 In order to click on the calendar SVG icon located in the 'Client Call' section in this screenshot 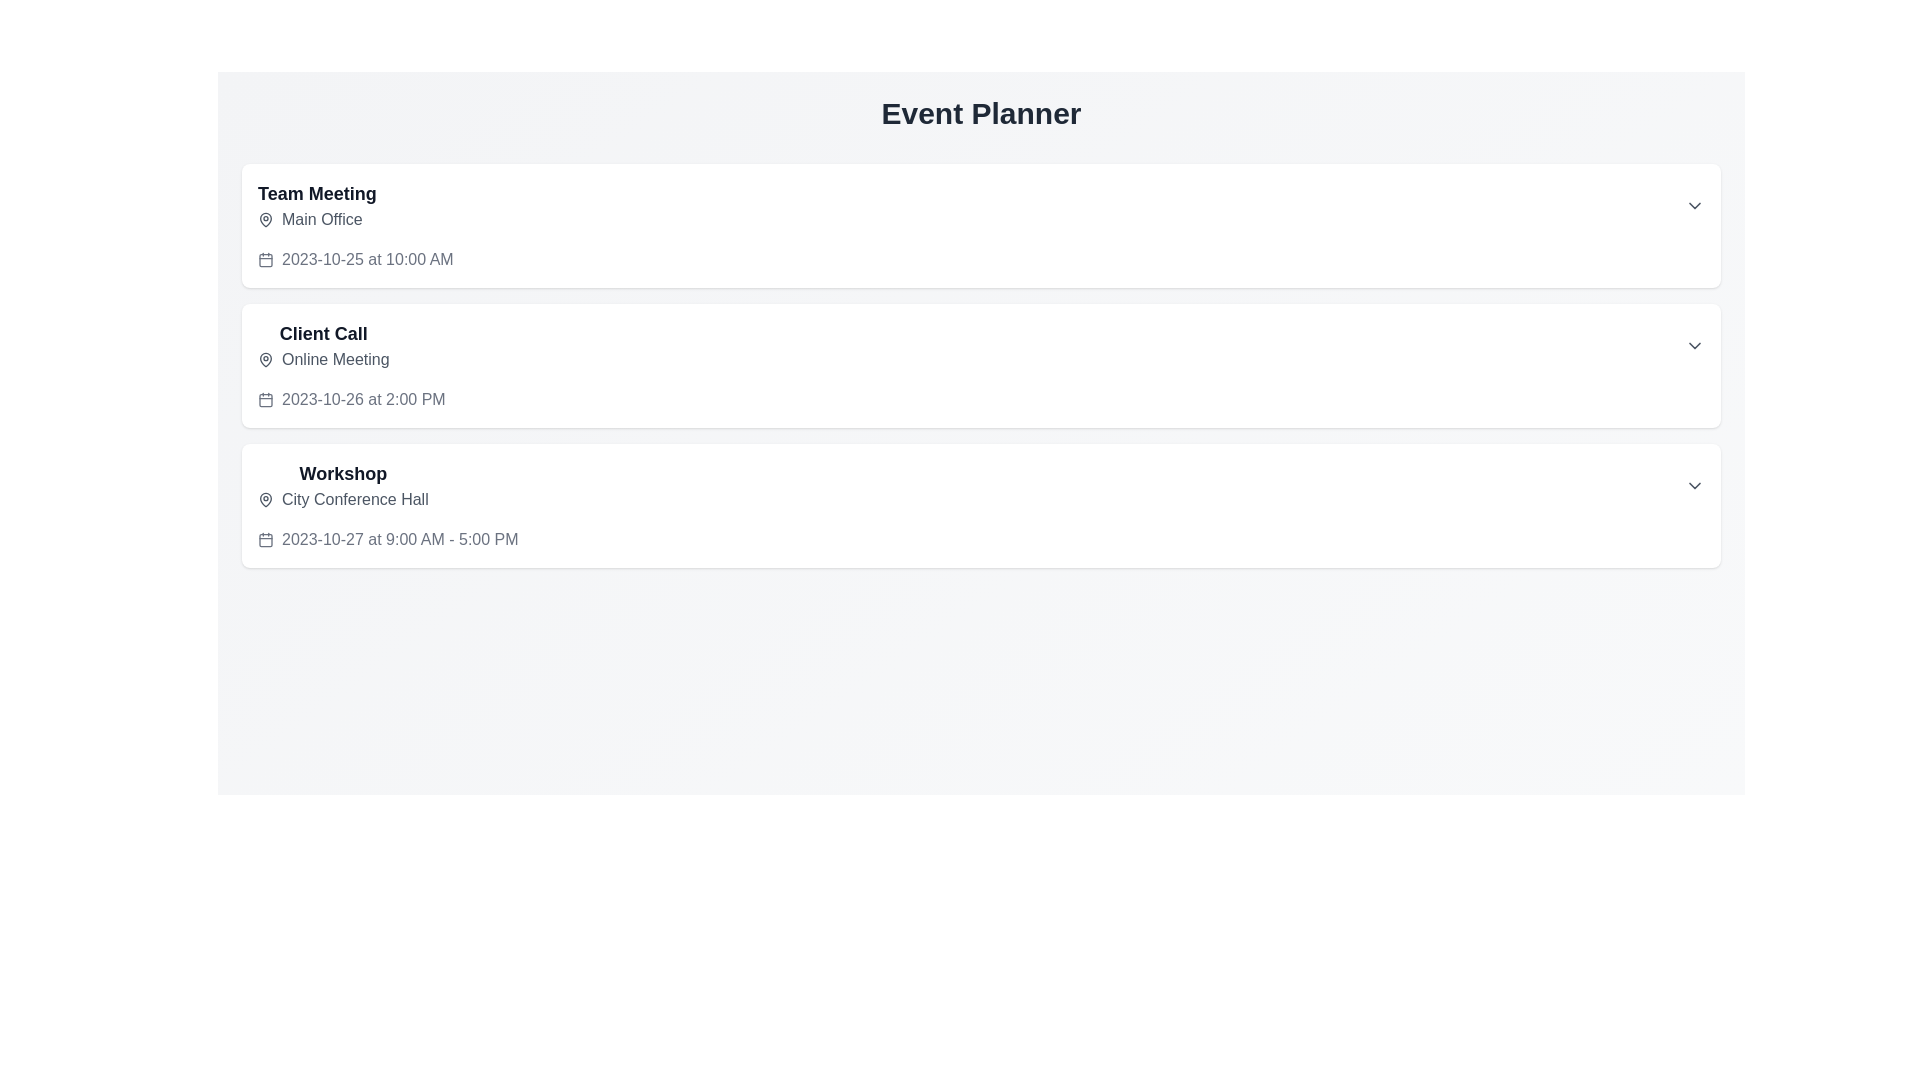, I will do `click(264, 400)`.